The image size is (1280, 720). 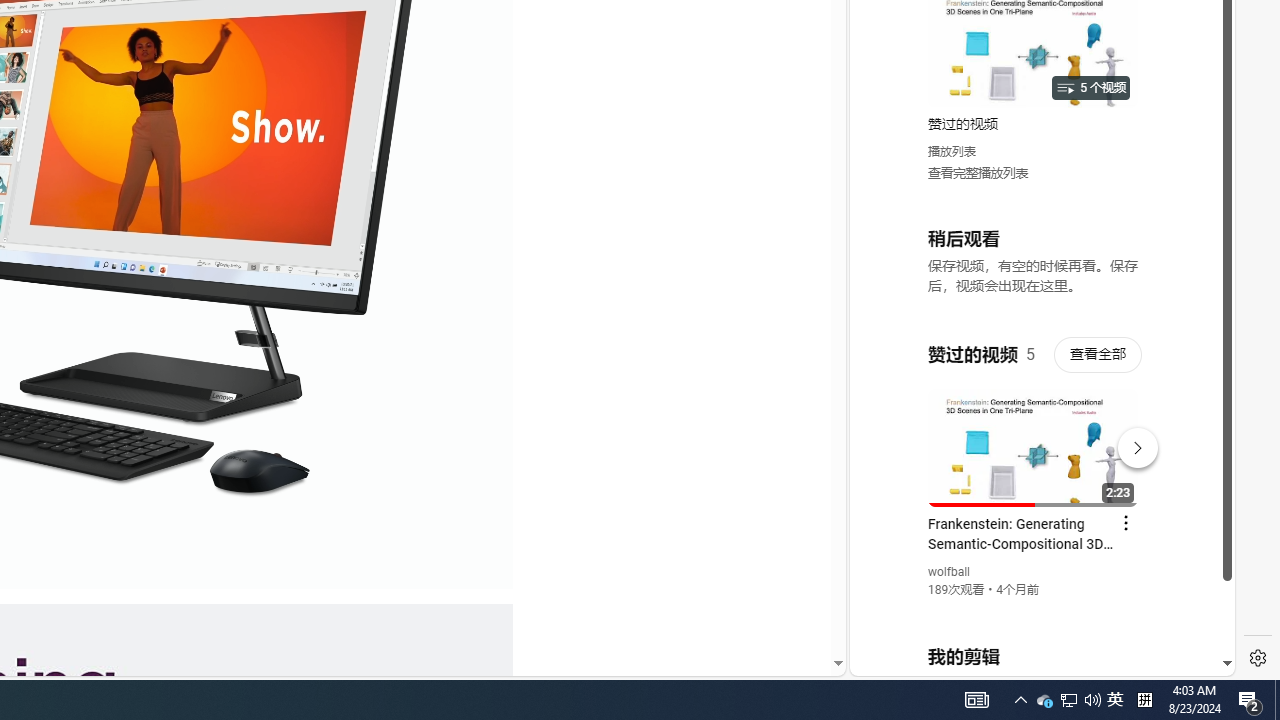 I want to click on 'you', so click(x=1034, y=608).